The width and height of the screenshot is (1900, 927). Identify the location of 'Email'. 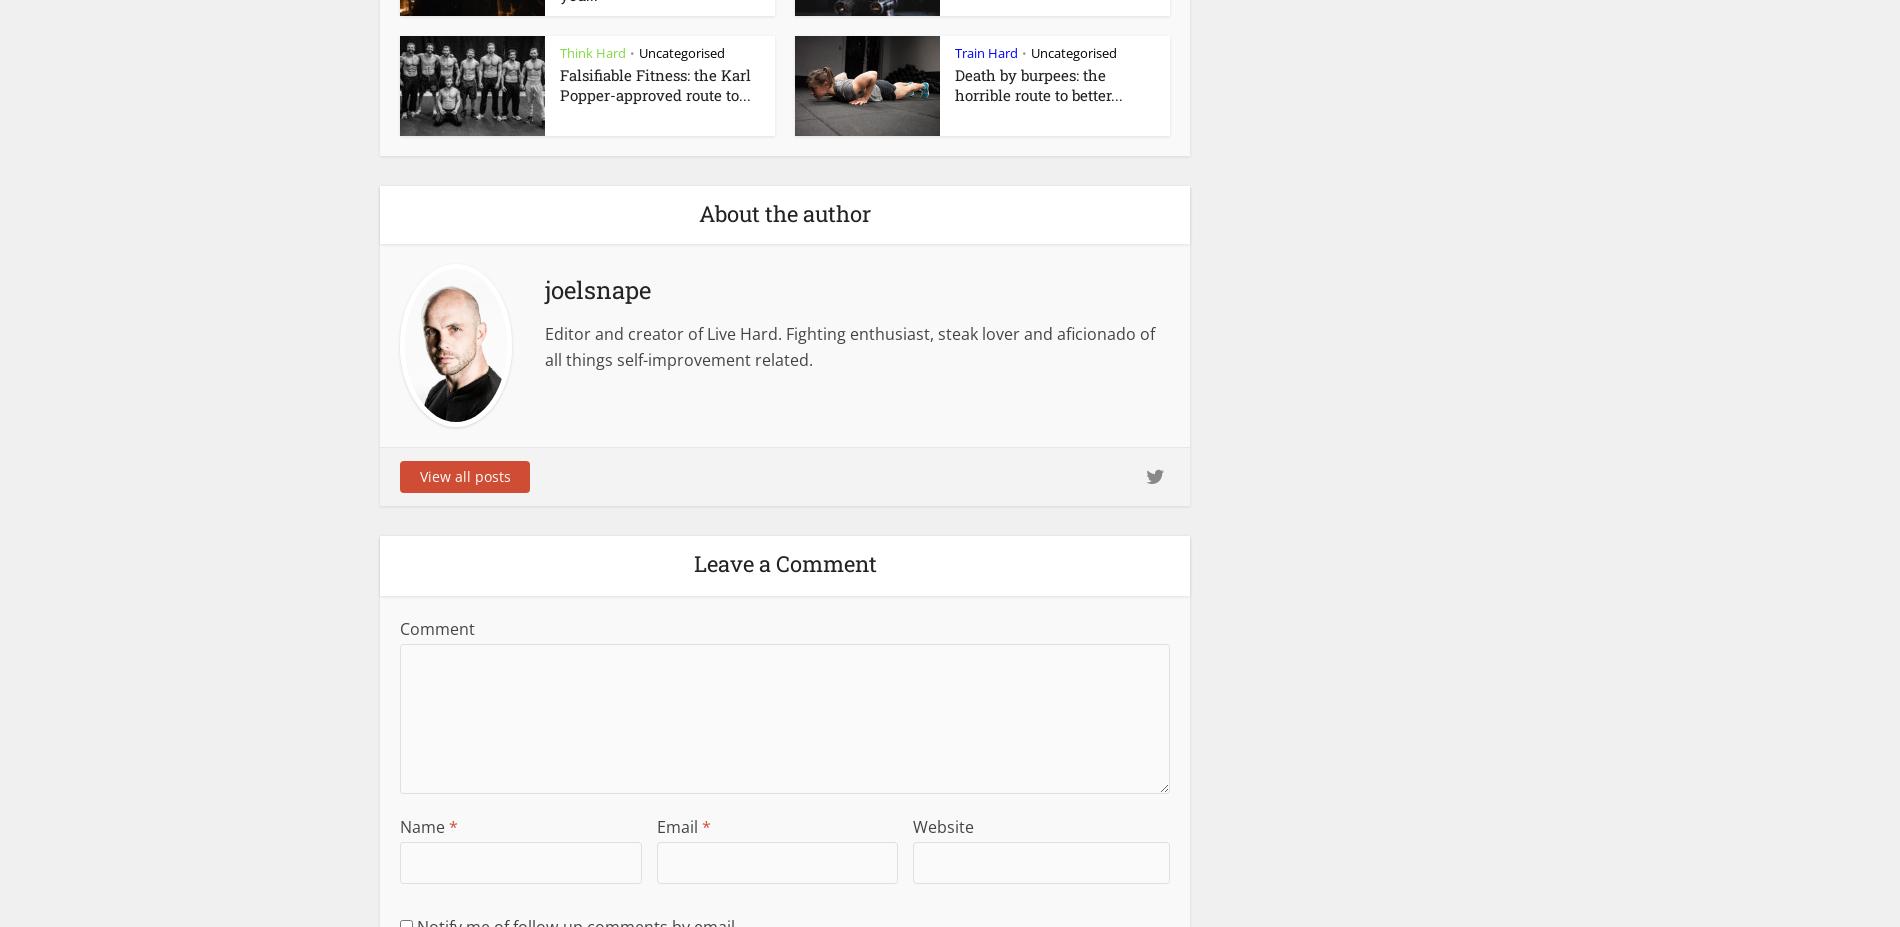
(656, 826).